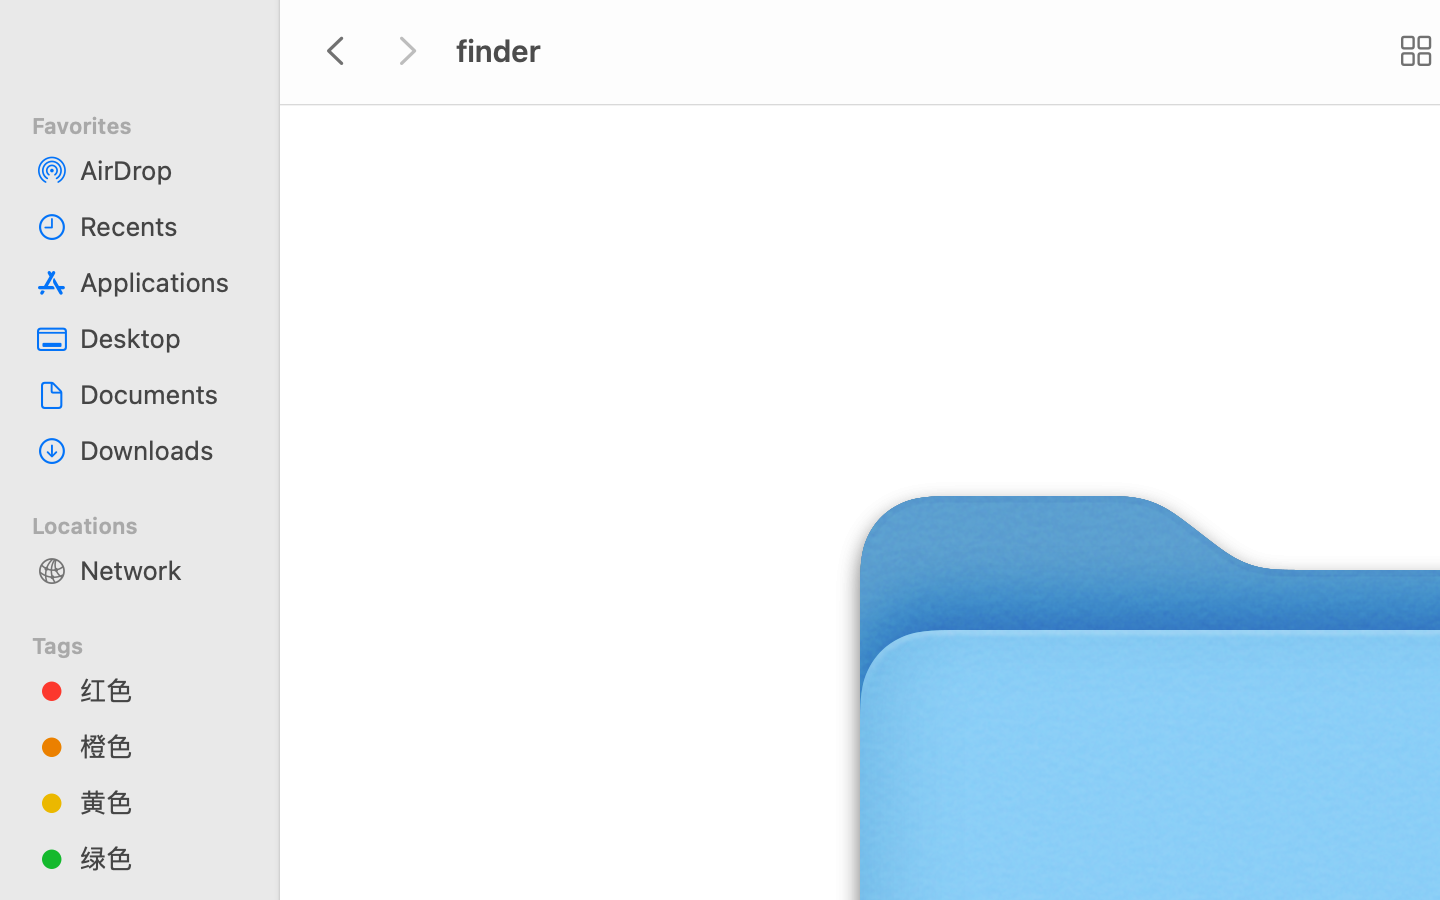 This screenshot has width=1440, height=900. What do you see at coordinates (159, 225) in the screenshot?
I see `'Recents'` at bounding box center [159, 225].